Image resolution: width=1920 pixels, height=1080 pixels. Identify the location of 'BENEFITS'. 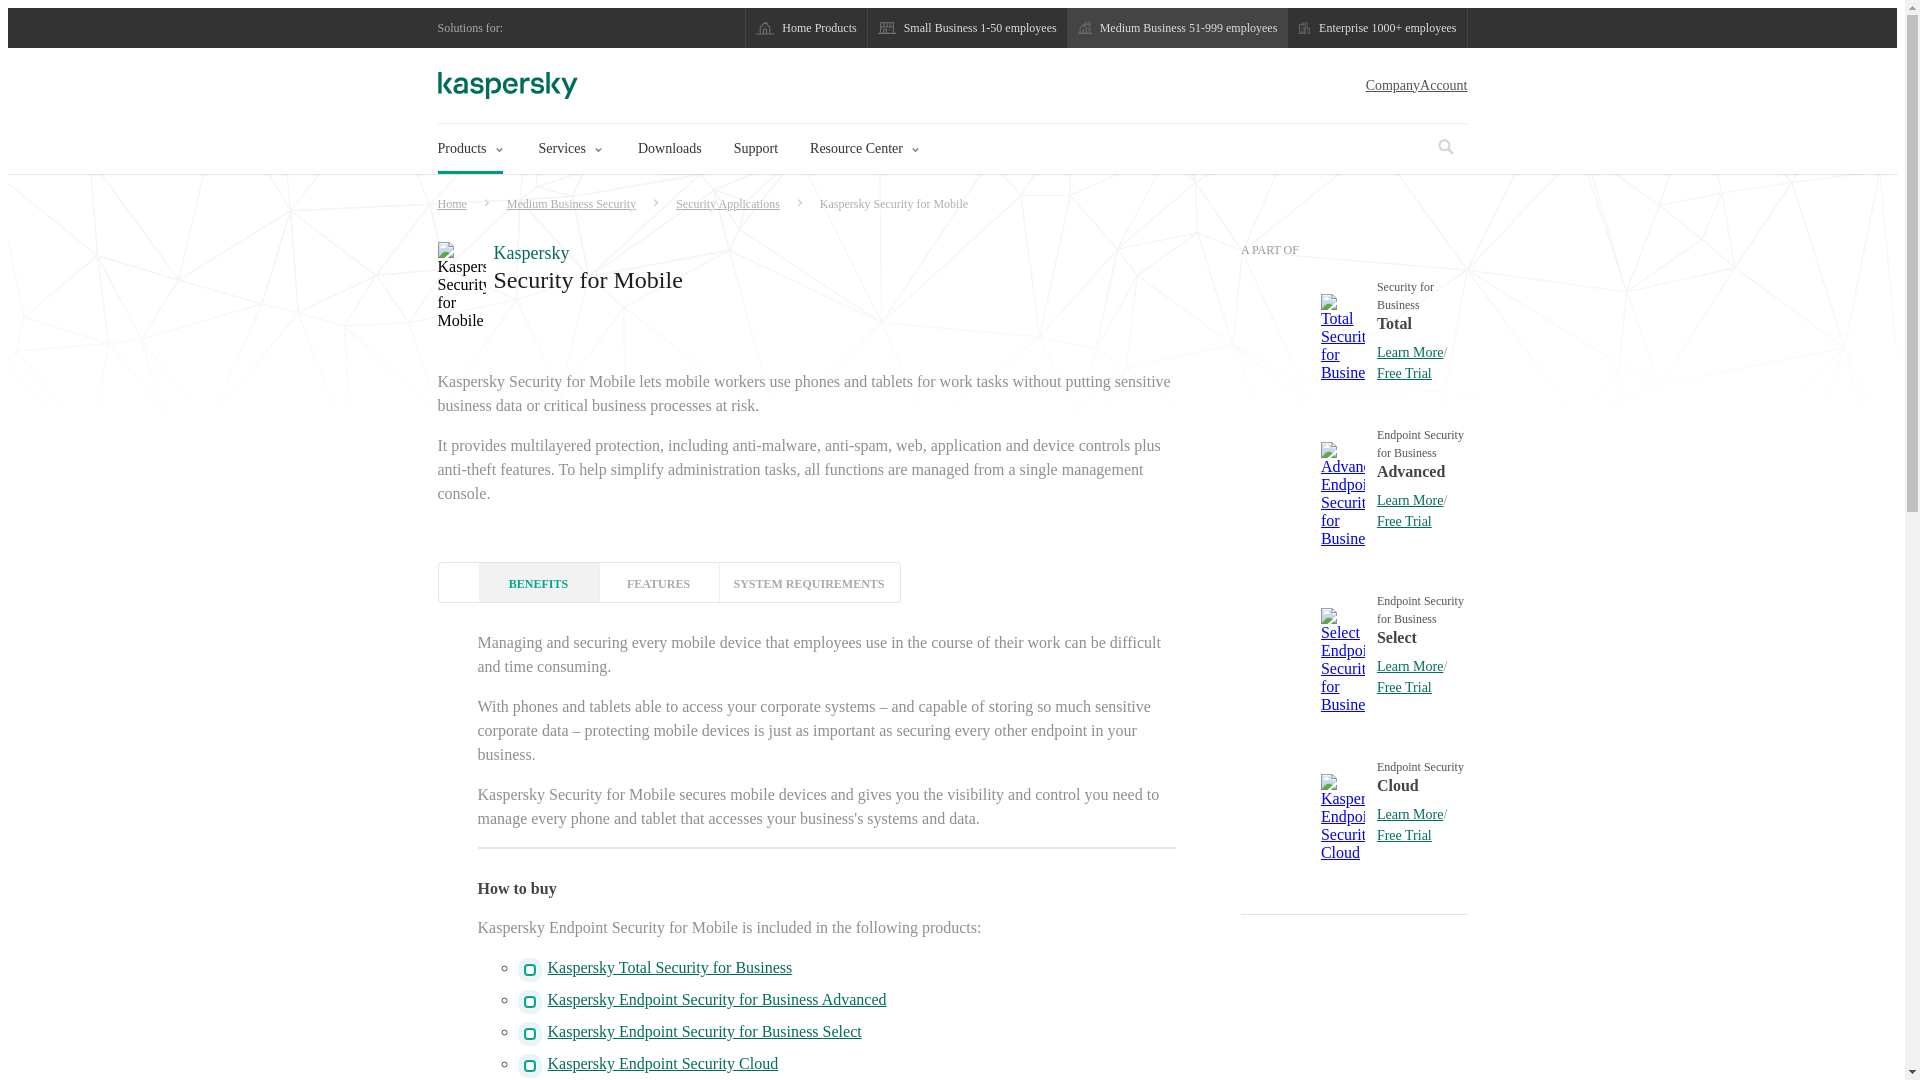
(537, 582).